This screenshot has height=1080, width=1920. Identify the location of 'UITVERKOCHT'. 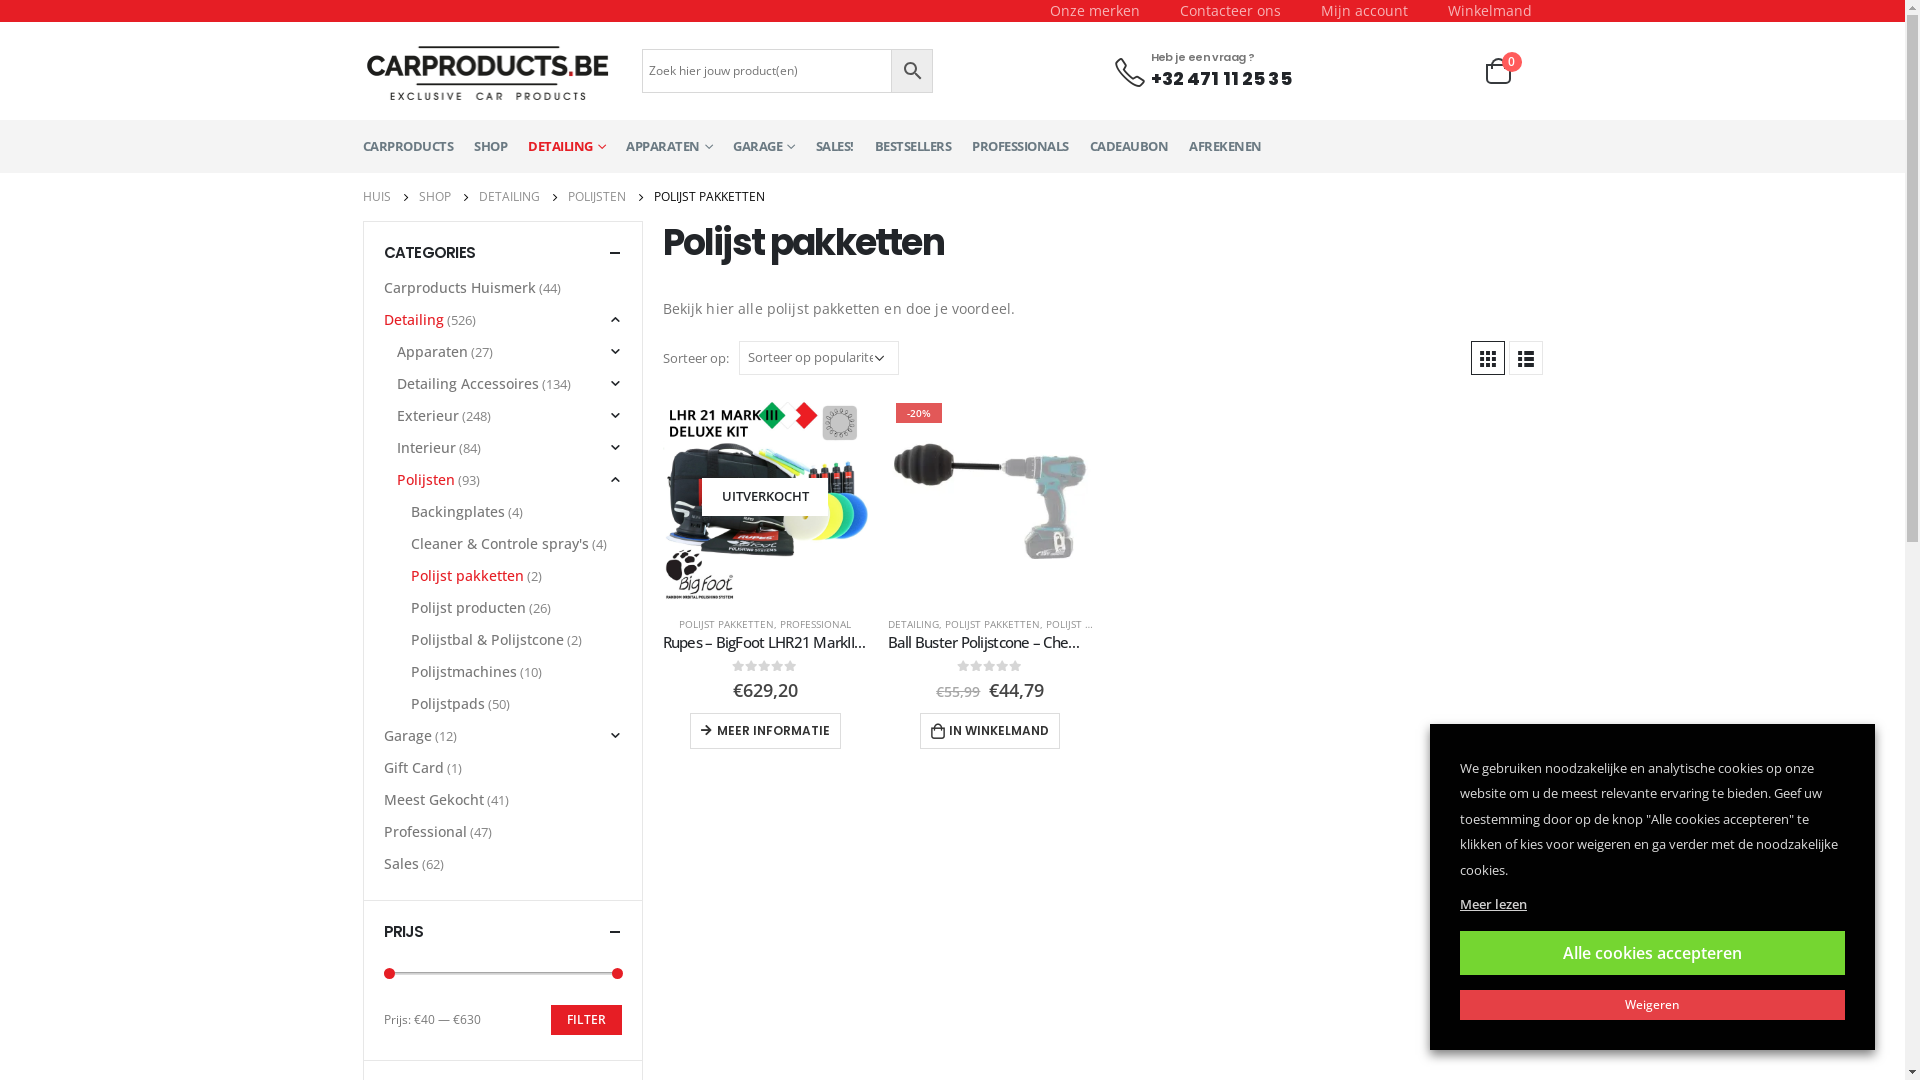
(763, 496).